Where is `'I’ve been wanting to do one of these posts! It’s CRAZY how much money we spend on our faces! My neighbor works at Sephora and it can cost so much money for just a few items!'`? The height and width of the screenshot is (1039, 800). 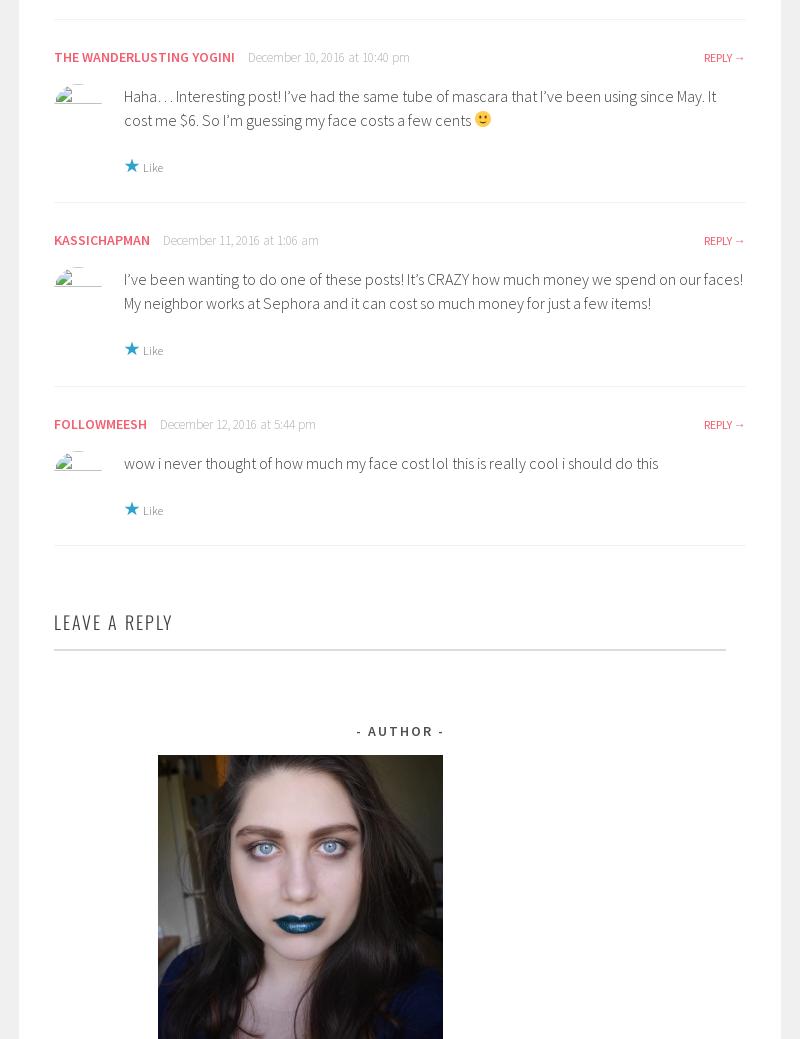 'I’ve been wanting to do one of these posts! It’s CRAZY how much money we spend on our faces! My neighbor works at Sephora and it can cost so much money for just a few items!' is located at coordinates (433, 291).